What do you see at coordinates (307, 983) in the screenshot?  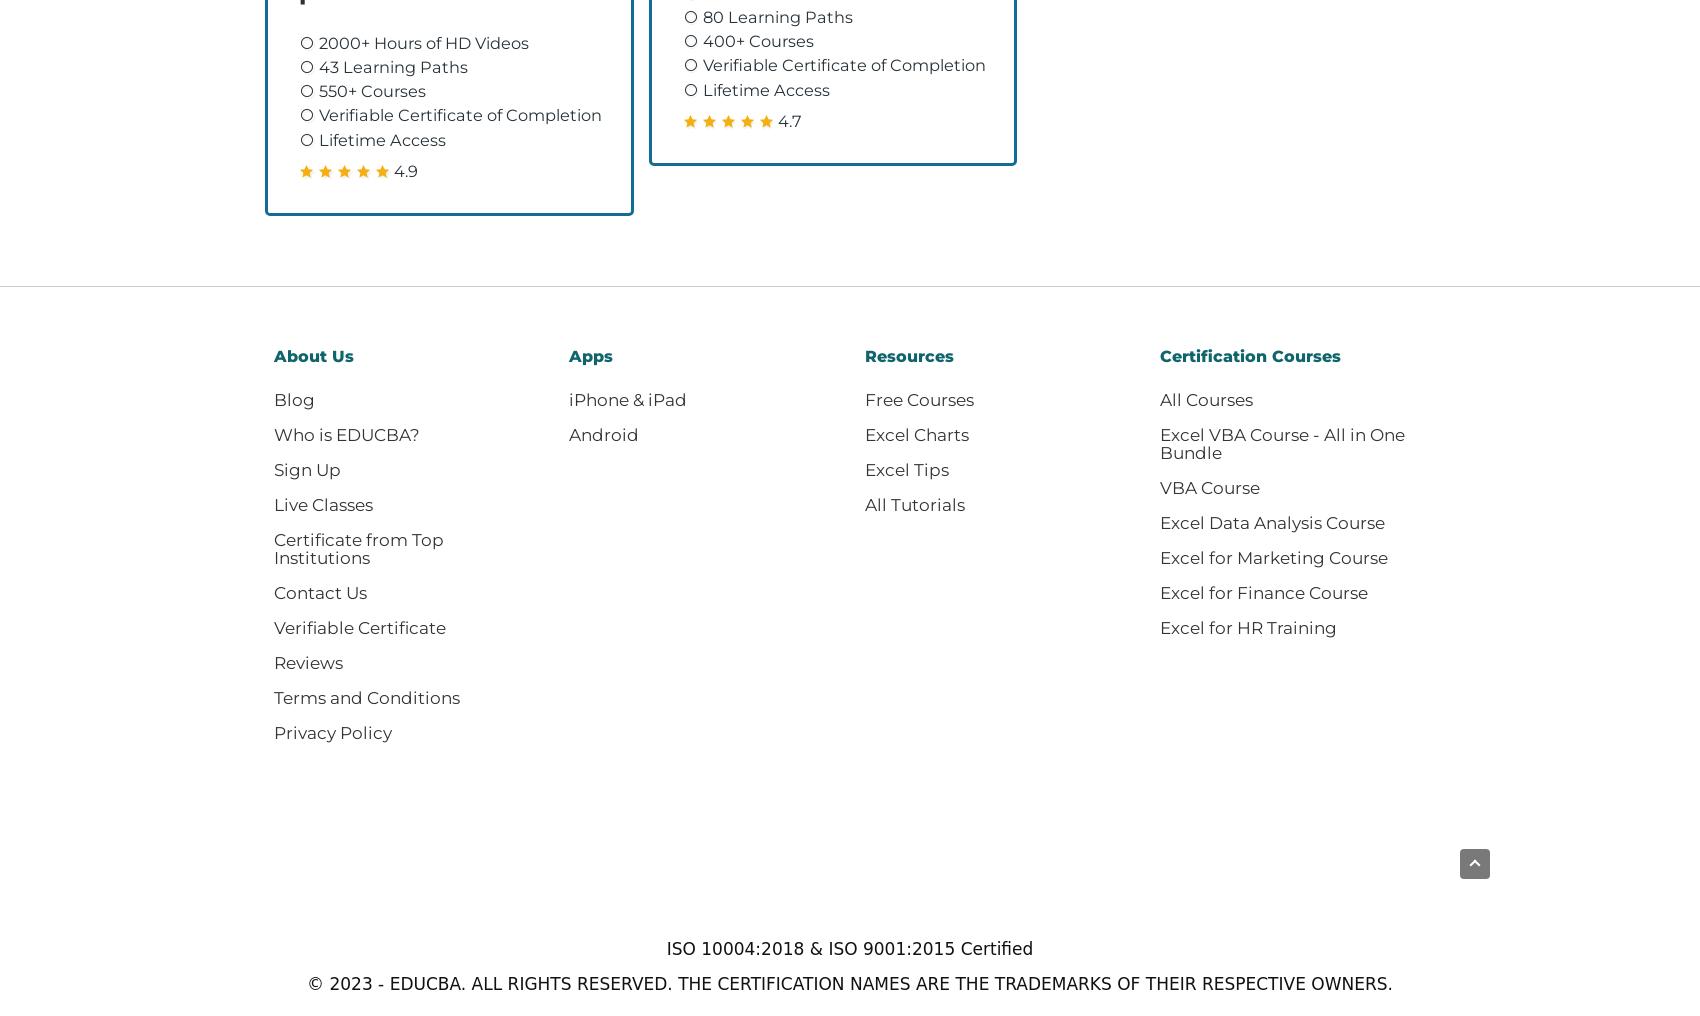 I see `'© 2023 - EDUCBA. ALL RIGHTS RESERVED. THE CERTIFICATION NAMES ARE THE TRADEMARKS OF THEIR RESPECTIVE OWNERS.'` at bounding box center [307, 983].